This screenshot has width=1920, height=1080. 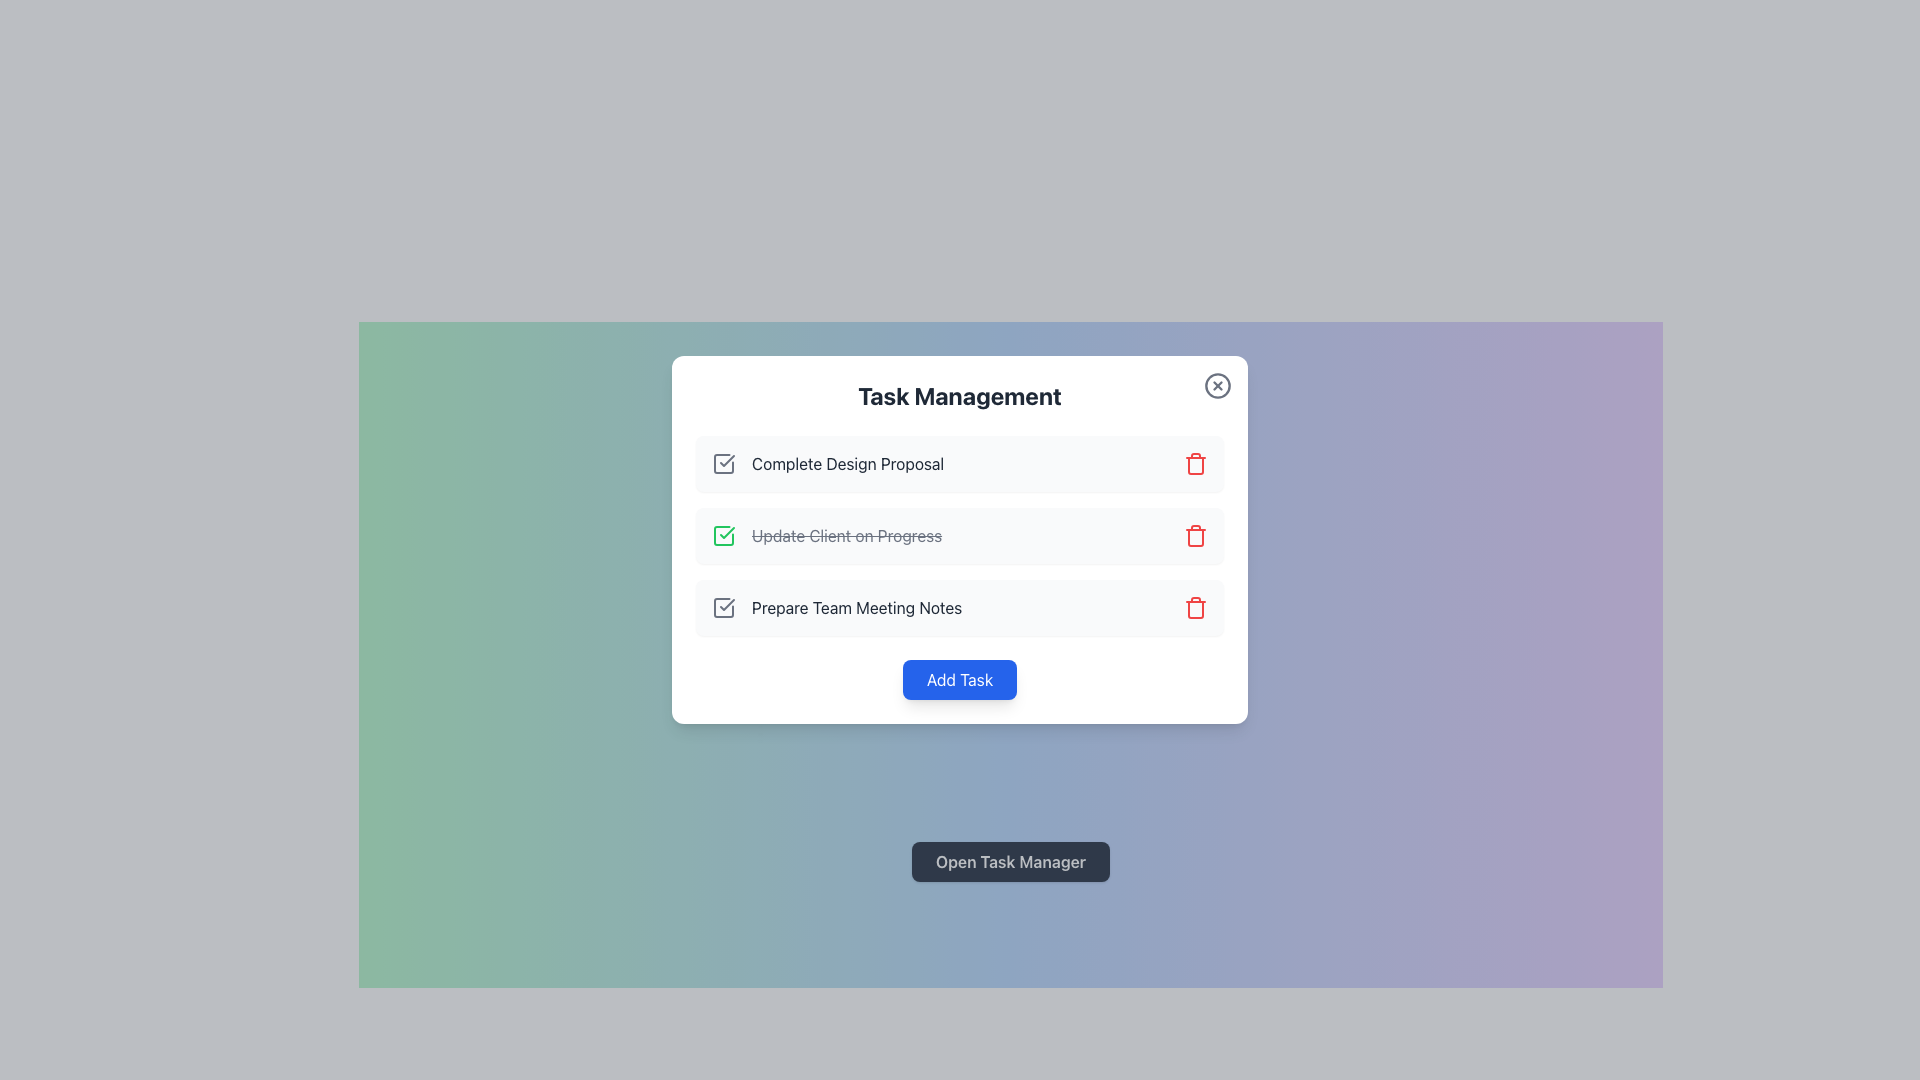 I want to click on the delete button icon located at the right side of the 'Prepare Team Meeting Notes' card, so click(x=1195, y=607).